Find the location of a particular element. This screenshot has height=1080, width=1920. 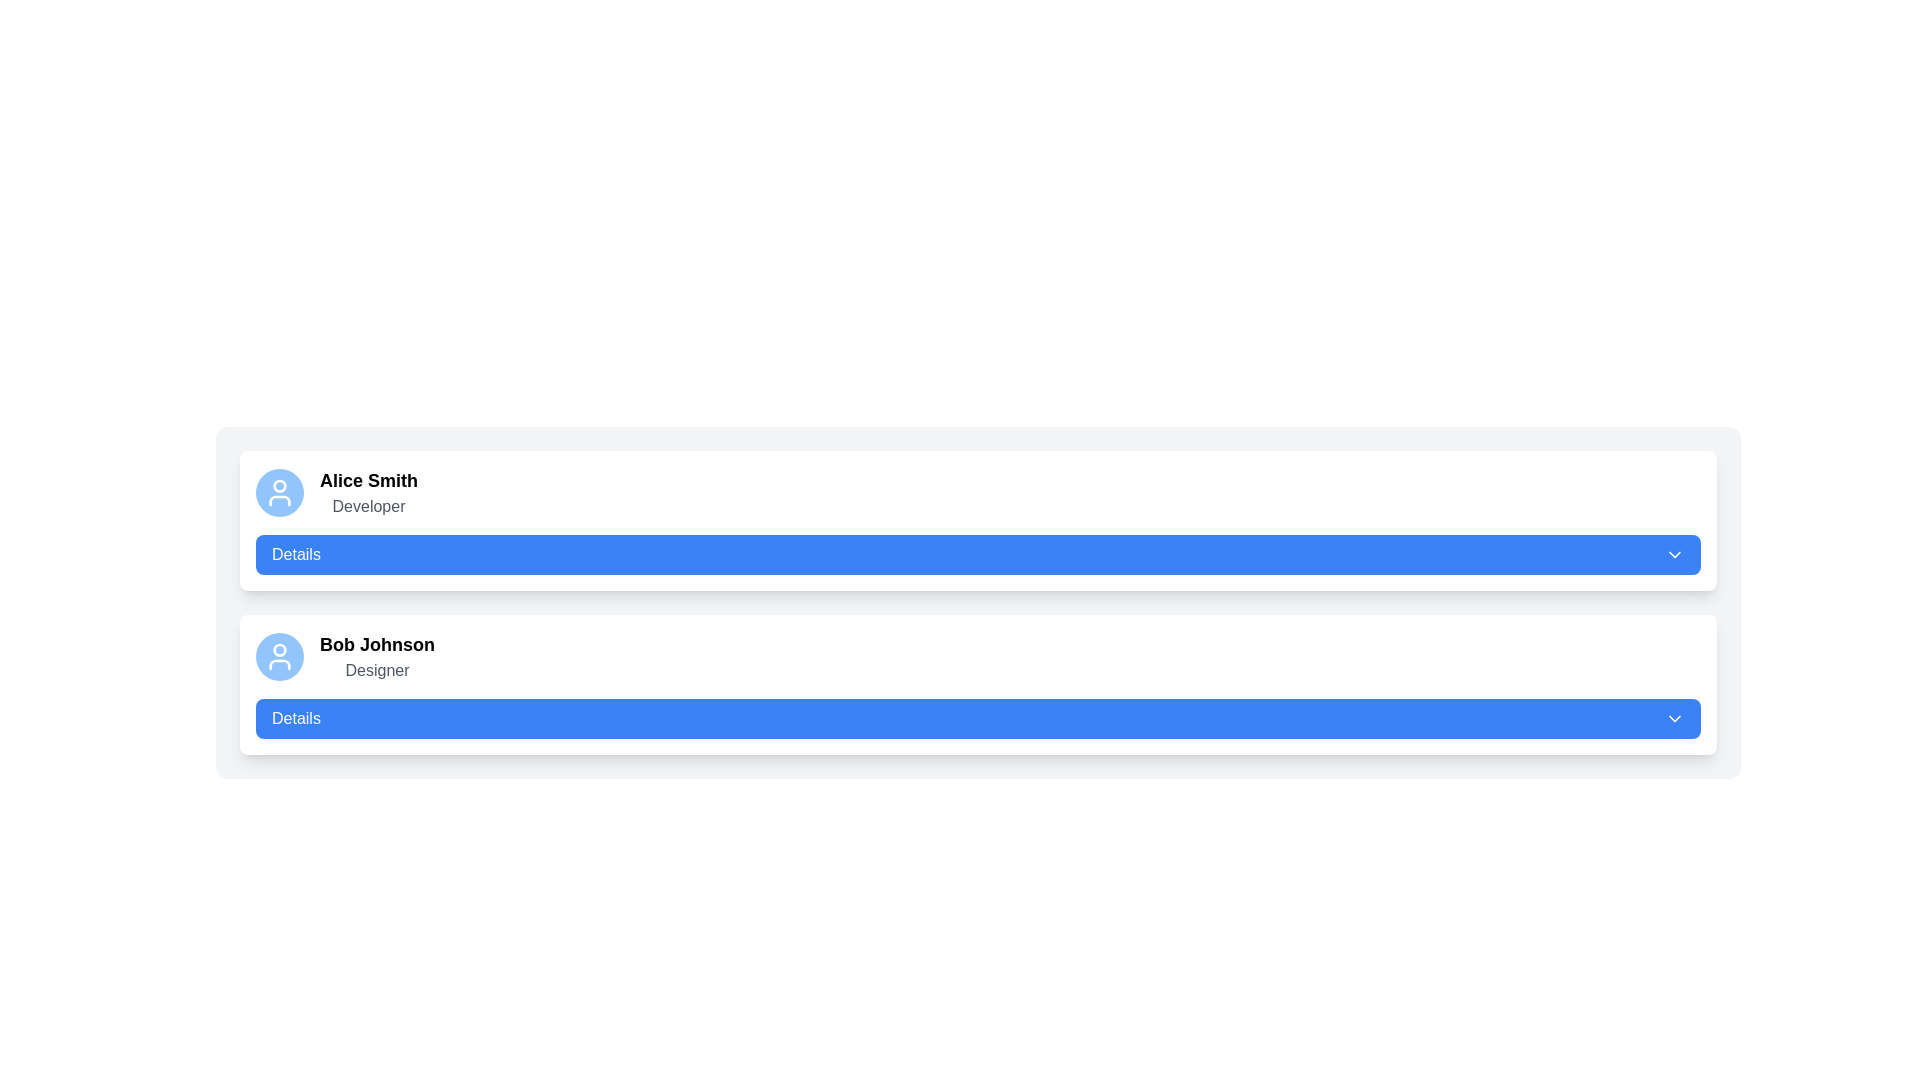

the lower portion of the user profile icon in the second user card, which is part of a structured card layout, located below the circular head shape is located at coordinates (278, 664).